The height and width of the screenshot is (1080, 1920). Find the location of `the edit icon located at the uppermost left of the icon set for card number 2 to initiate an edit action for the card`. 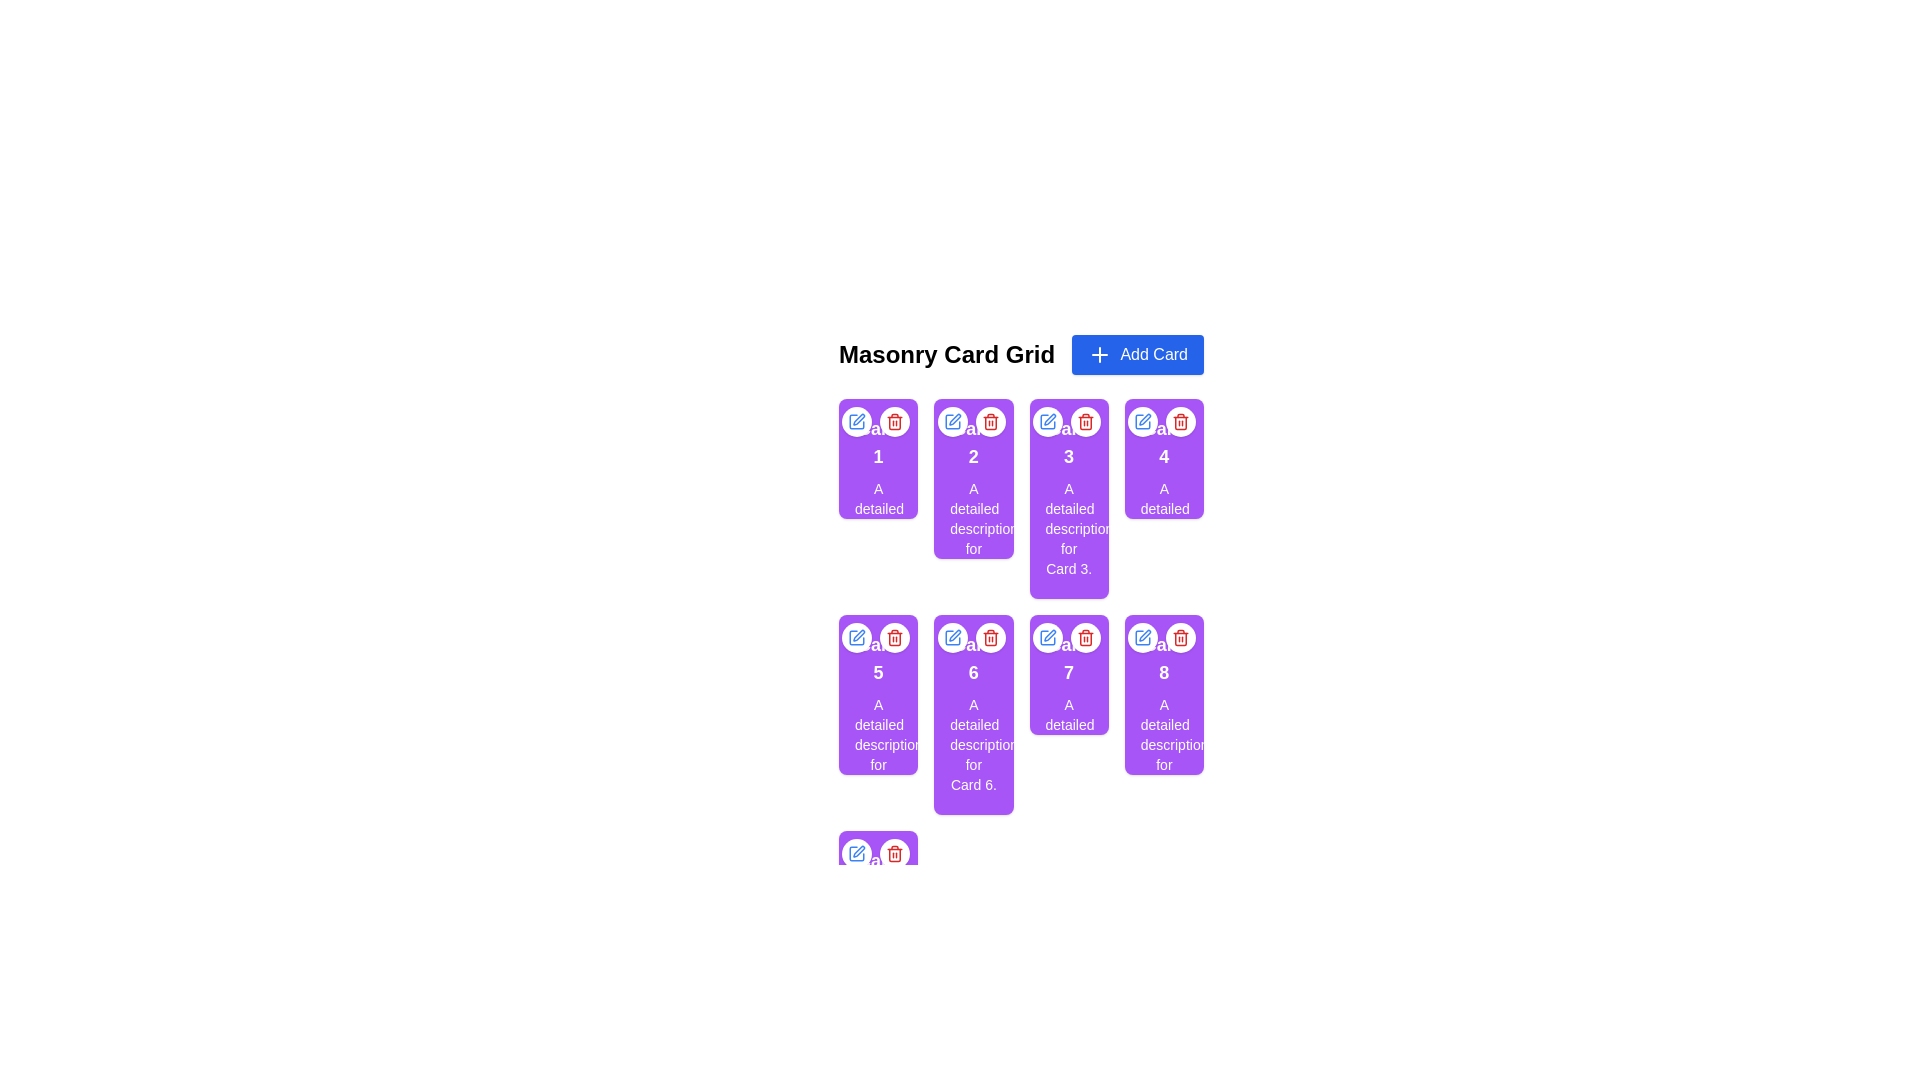

the edit icon located at the uppermost left of the icon set for card number 2 to initiate an edit action for the card is located at coordinates (951, 420).